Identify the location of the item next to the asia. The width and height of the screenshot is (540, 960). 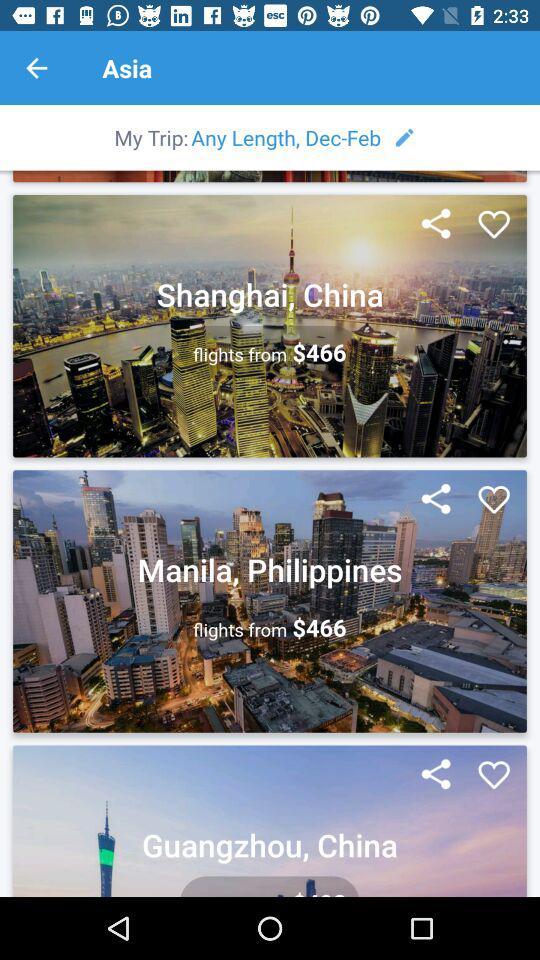
(36, 68).